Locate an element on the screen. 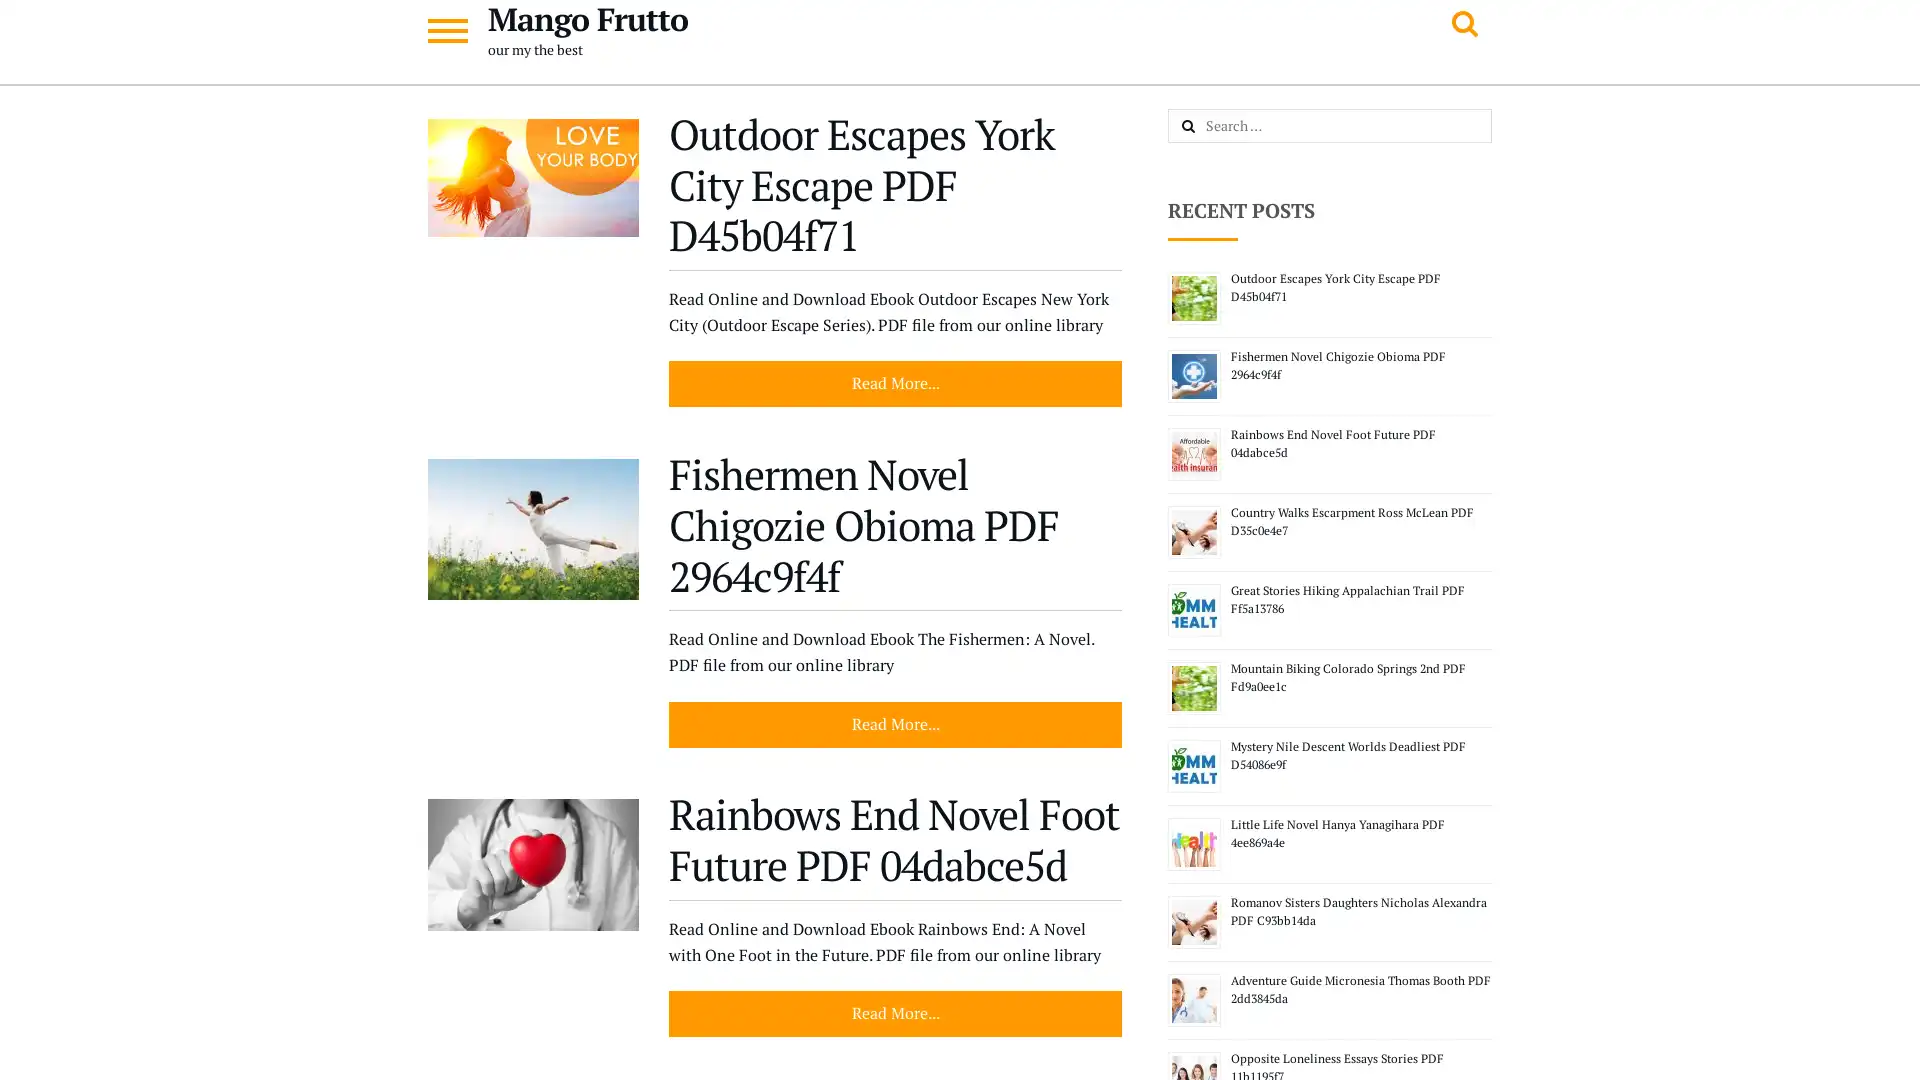  Search is located at coordinates (1209, 127).